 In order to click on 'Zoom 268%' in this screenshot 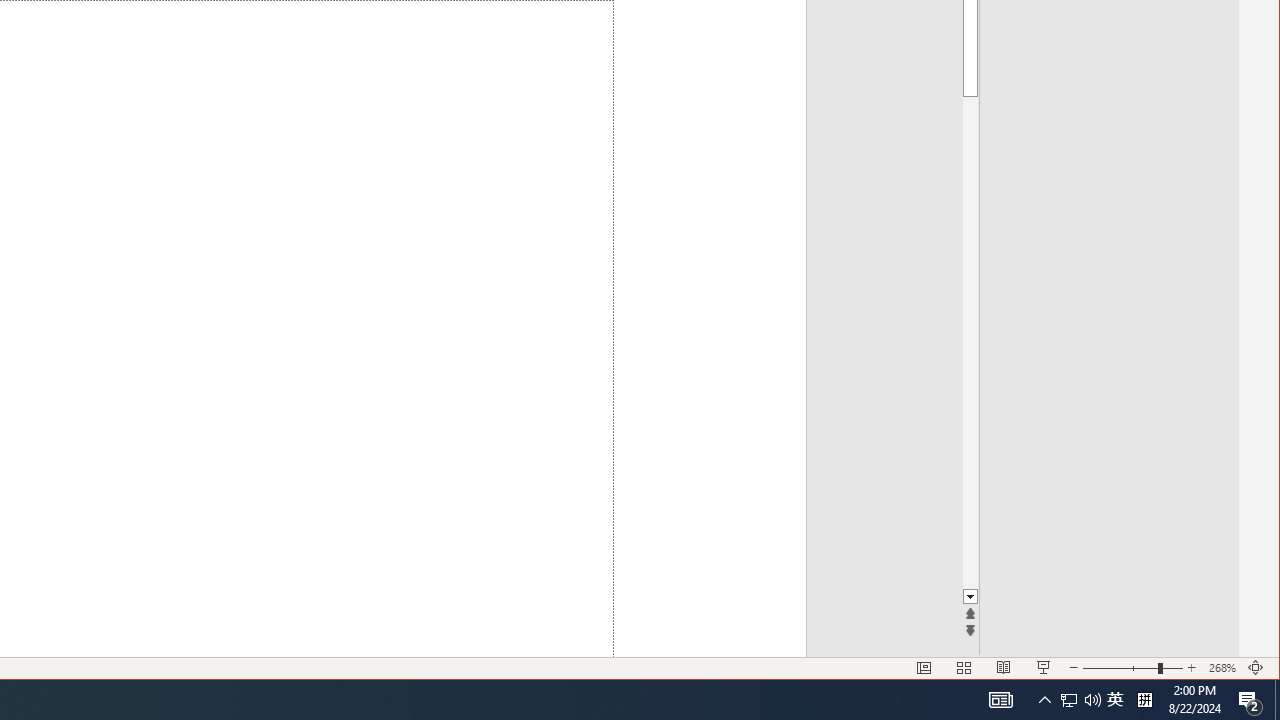, I will do `click(1221, 668)`.